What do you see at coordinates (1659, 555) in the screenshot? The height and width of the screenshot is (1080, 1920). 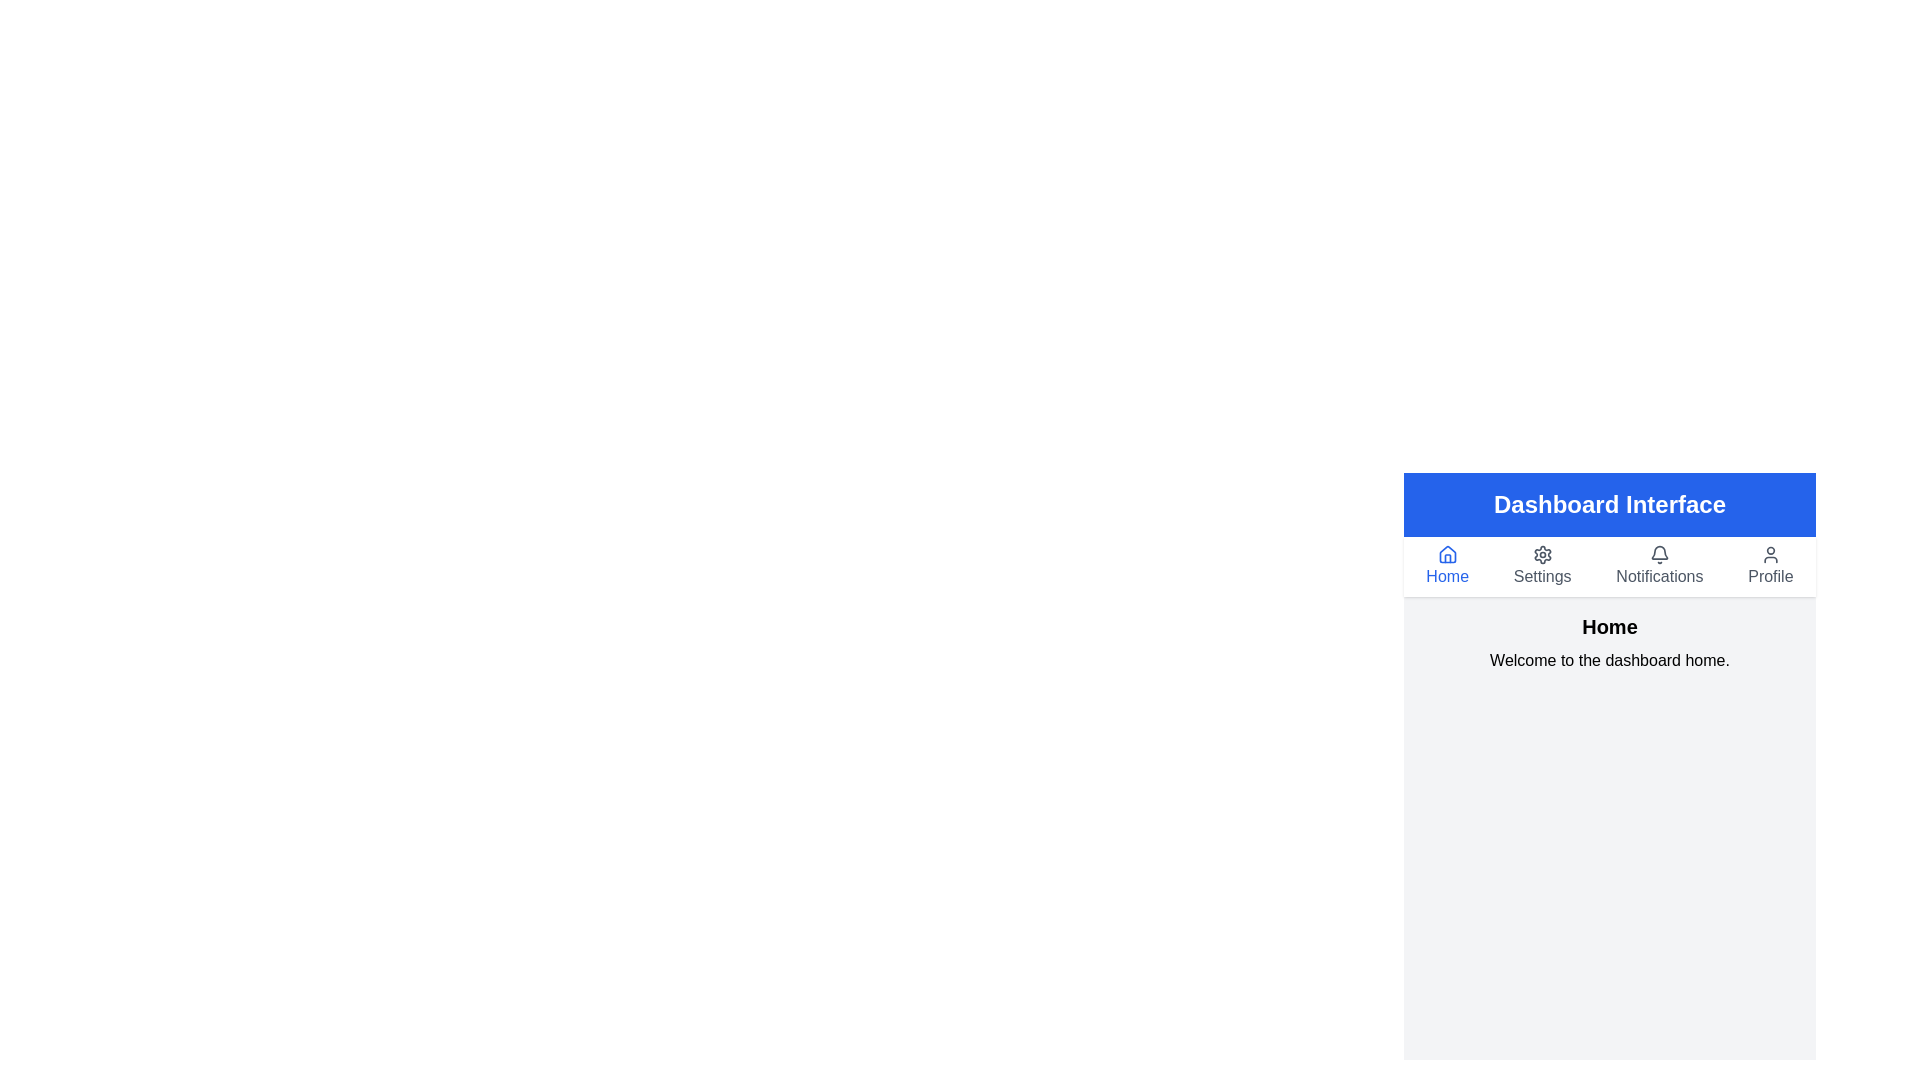 I see `the notification indicator icon located in the Notifications section of the navigation bar` at bounding box center [1659, 555].